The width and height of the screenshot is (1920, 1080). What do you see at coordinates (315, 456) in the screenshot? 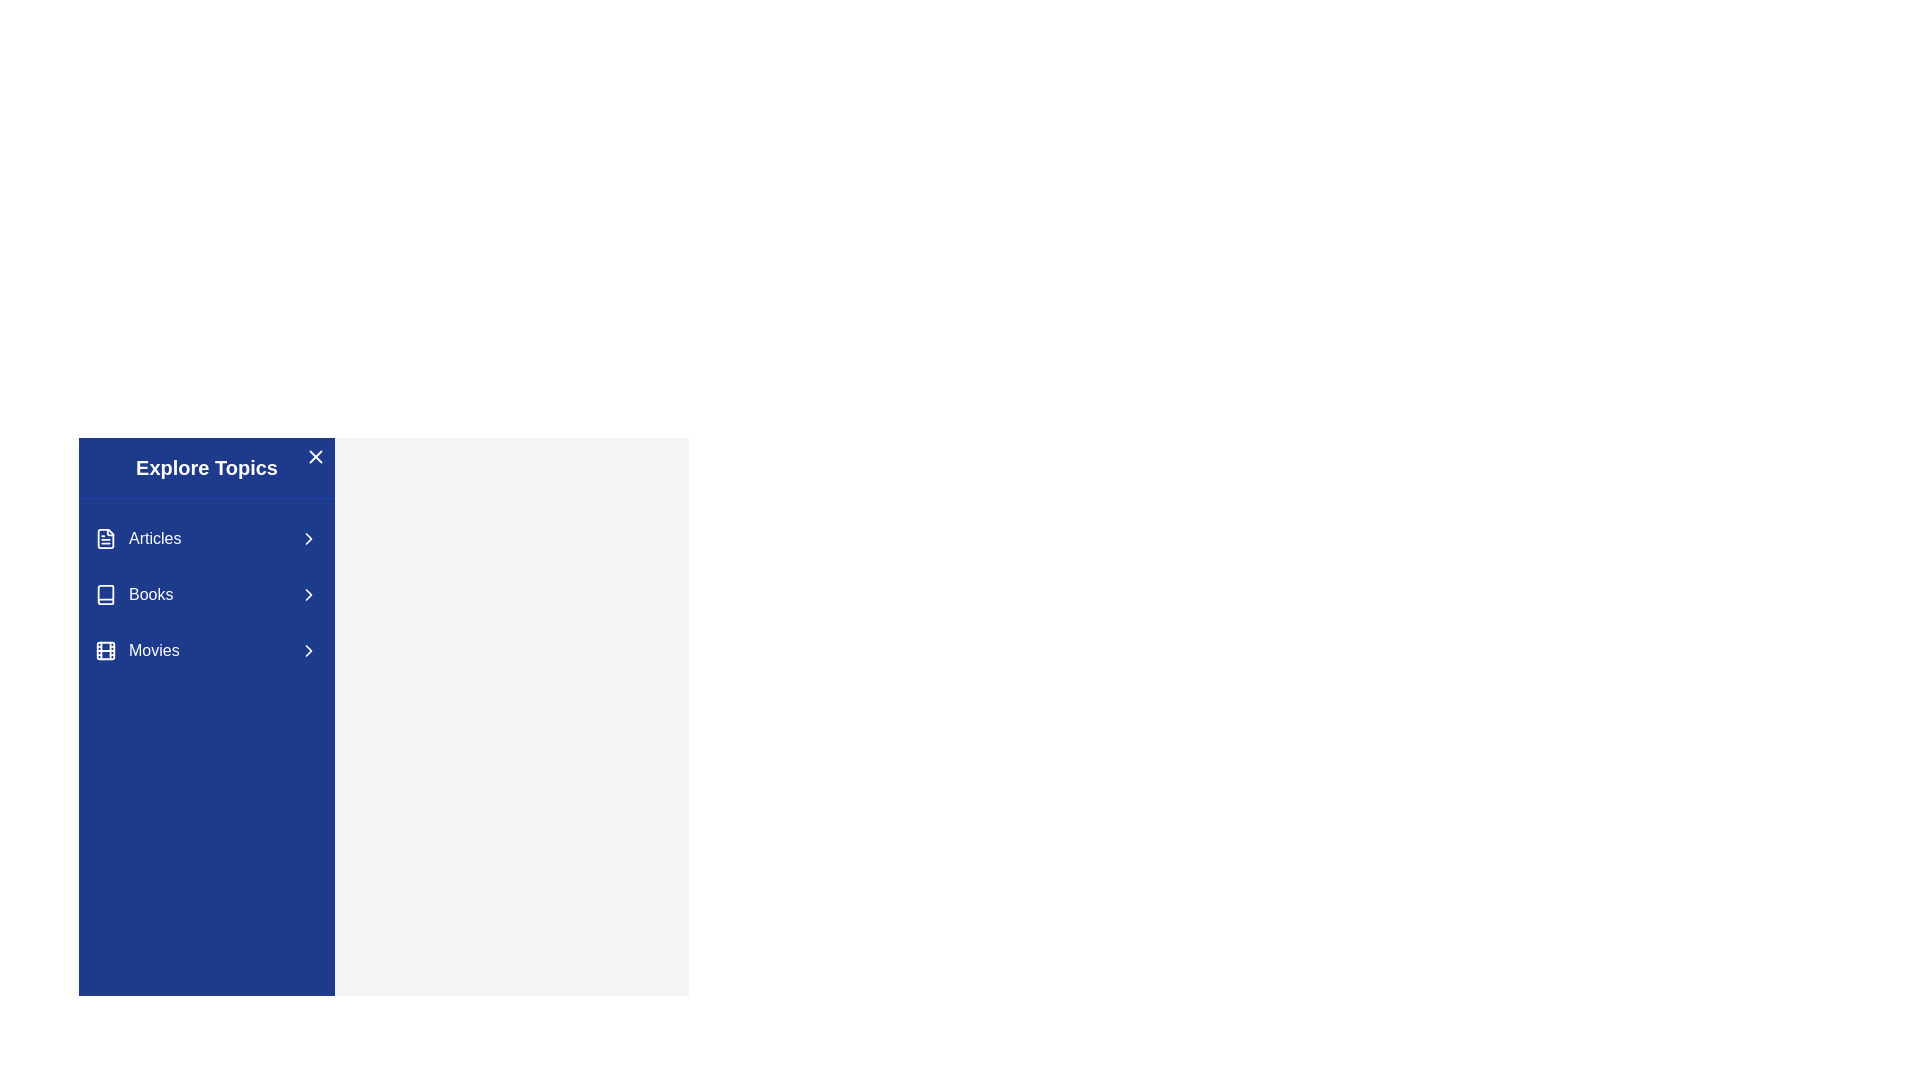
I see `the close icon represented by a diagonal cross symbol located at the top-right corner of the 'Explore Topics' blue panel` at bounding box center [315, 456].